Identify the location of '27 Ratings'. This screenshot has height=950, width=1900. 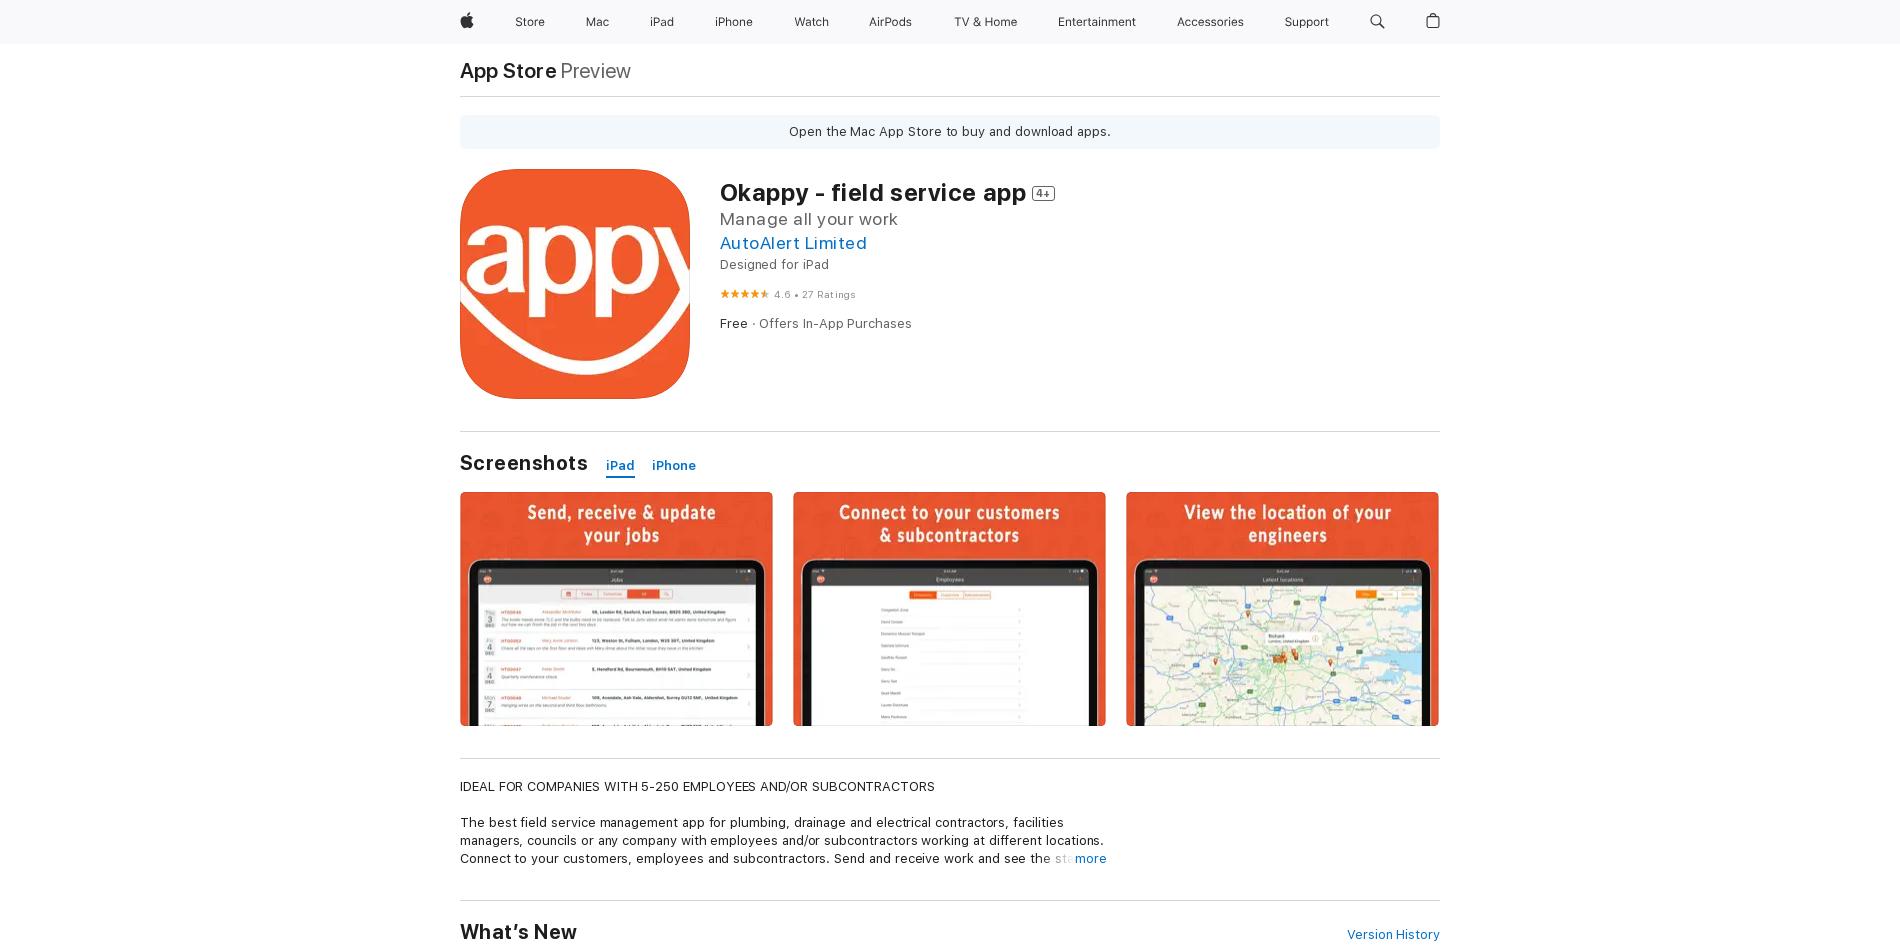
(800, 293).